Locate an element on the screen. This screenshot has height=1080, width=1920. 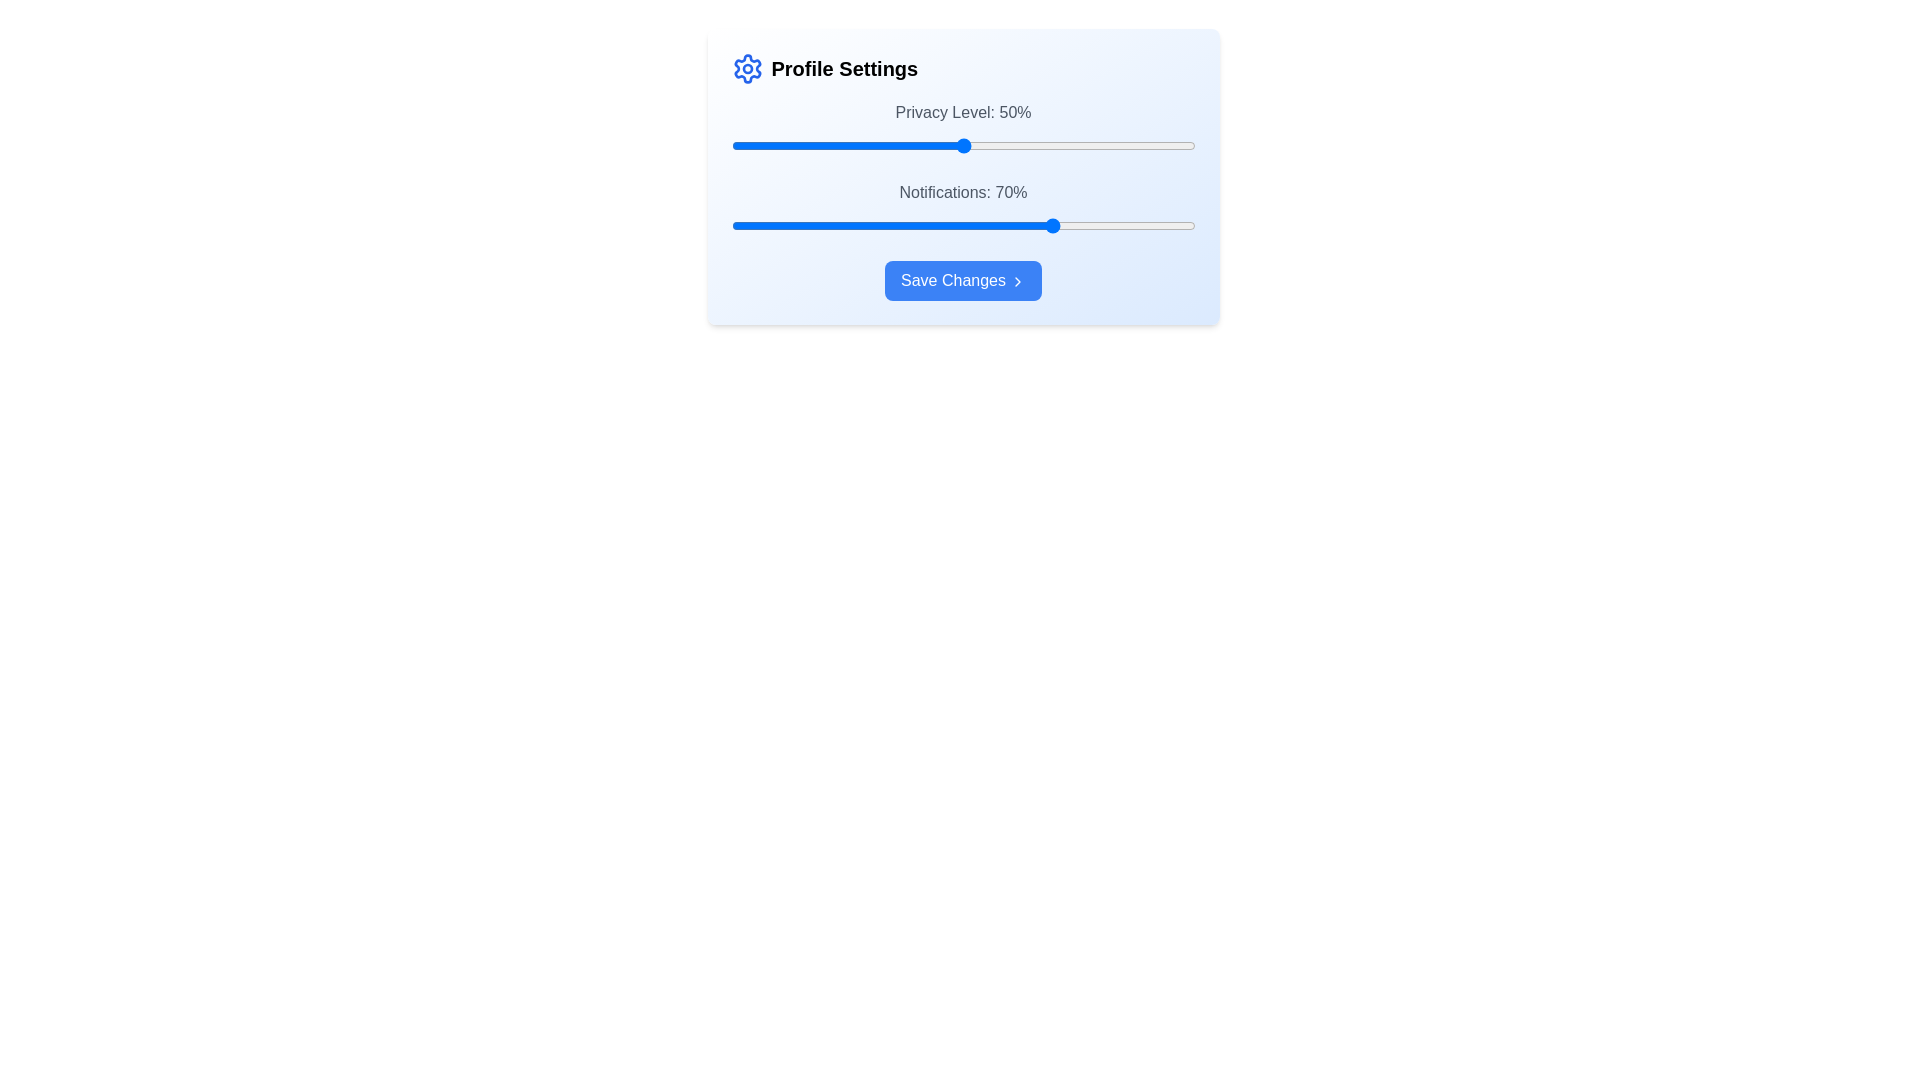
the 'Privacy Level' slider to 95% is located at coordinates (1172, 145).